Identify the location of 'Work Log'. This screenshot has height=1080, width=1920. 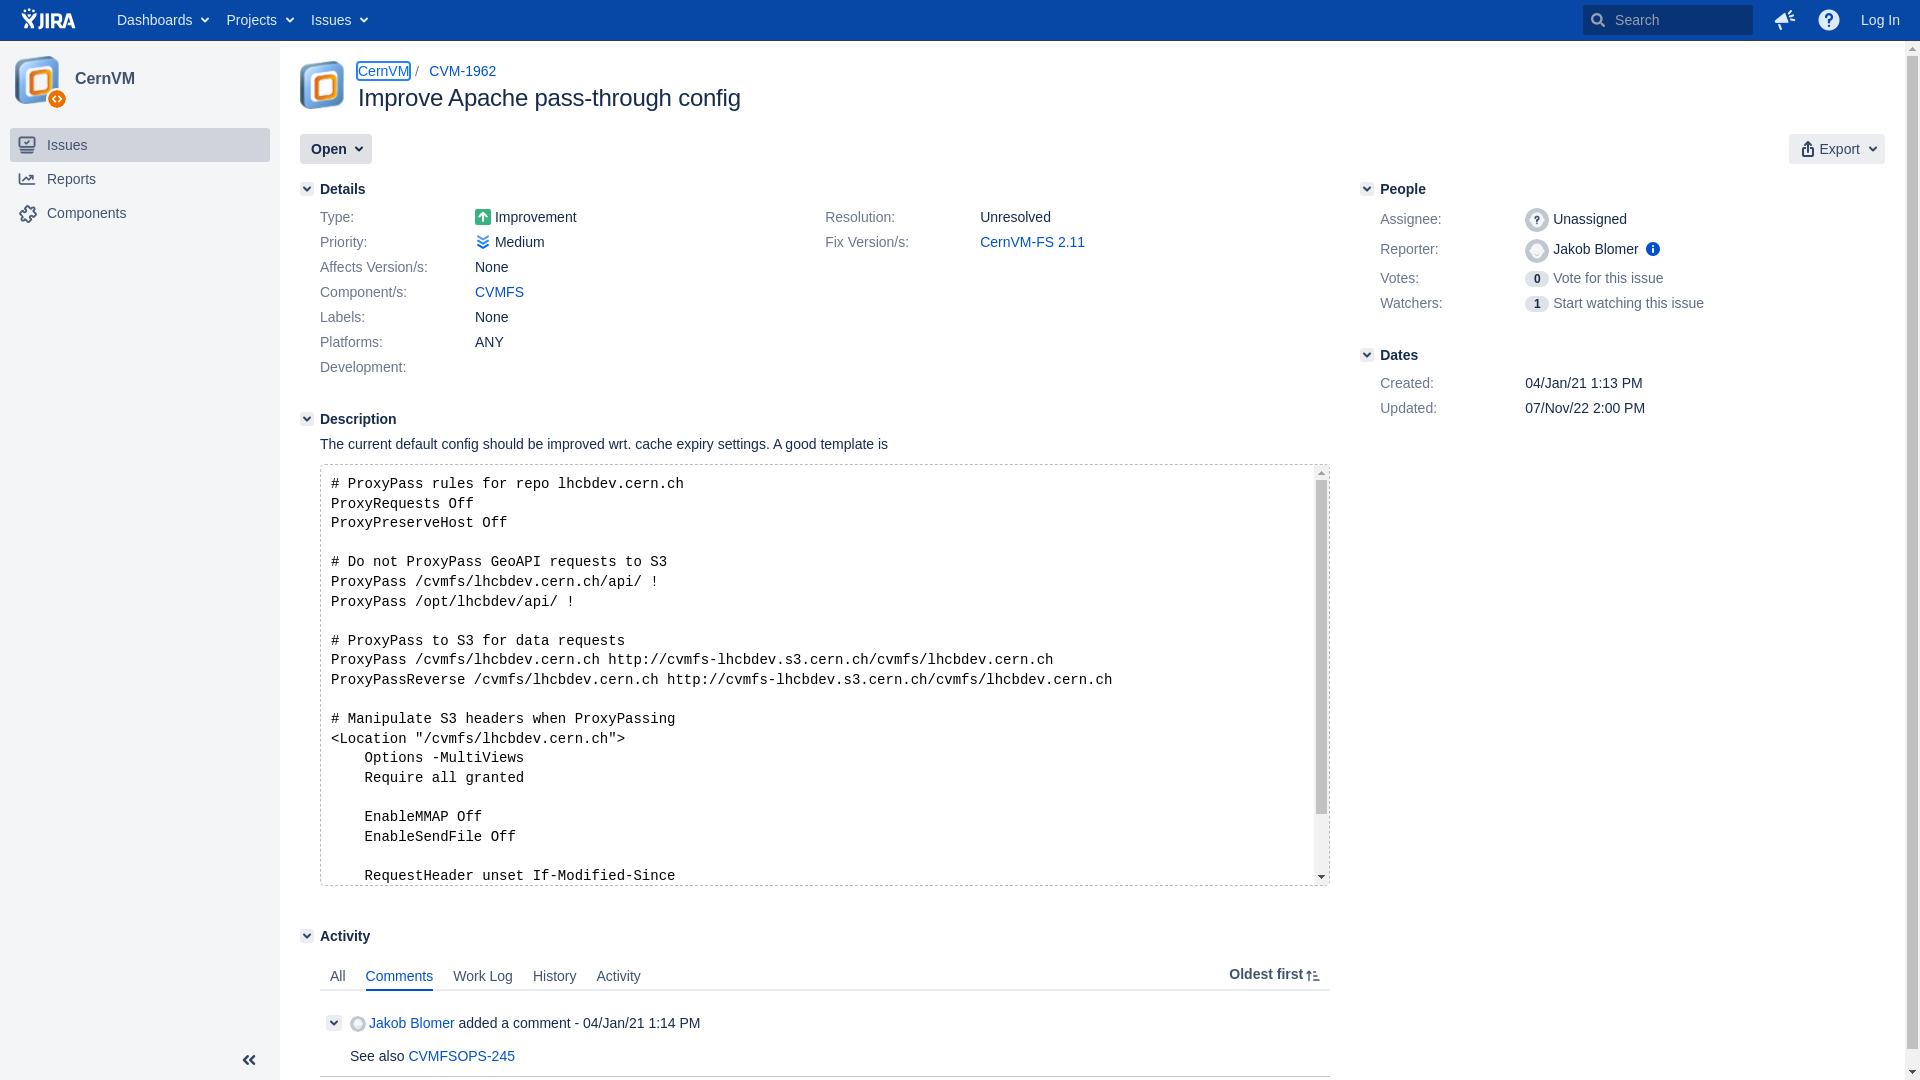
(483, 974).